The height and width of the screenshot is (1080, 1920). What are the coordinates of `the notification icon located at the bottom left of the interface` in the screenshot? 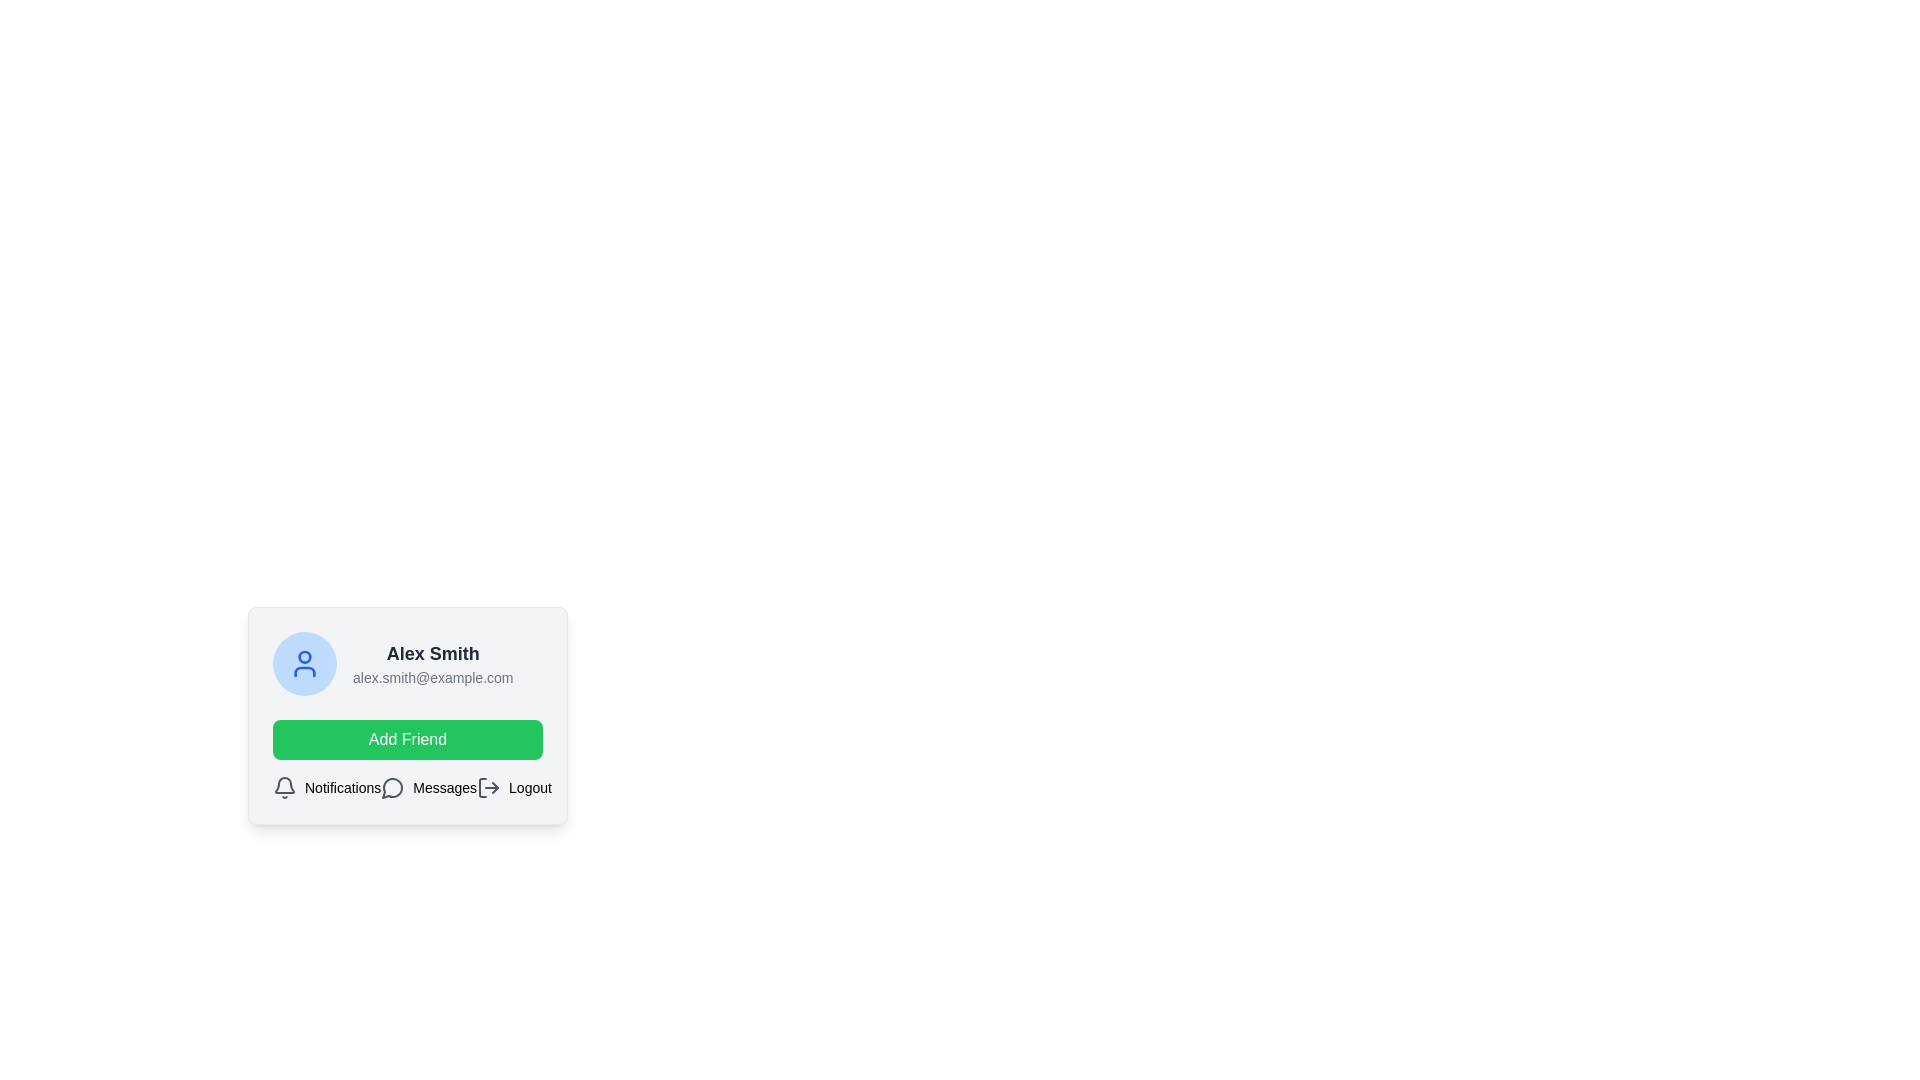 It's located at (283, 786).